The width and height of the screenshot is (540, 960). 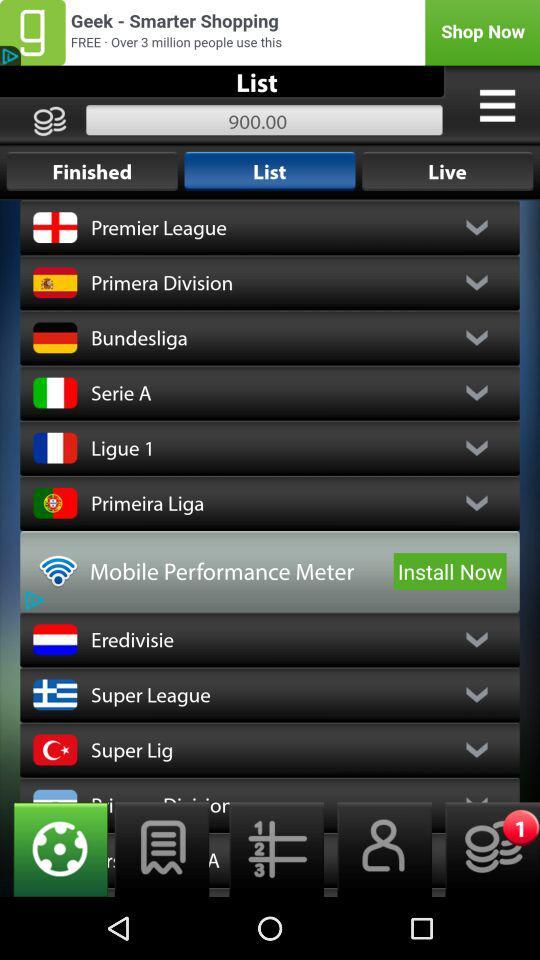 I want to click on the install now item, so click(x=450, y=571).